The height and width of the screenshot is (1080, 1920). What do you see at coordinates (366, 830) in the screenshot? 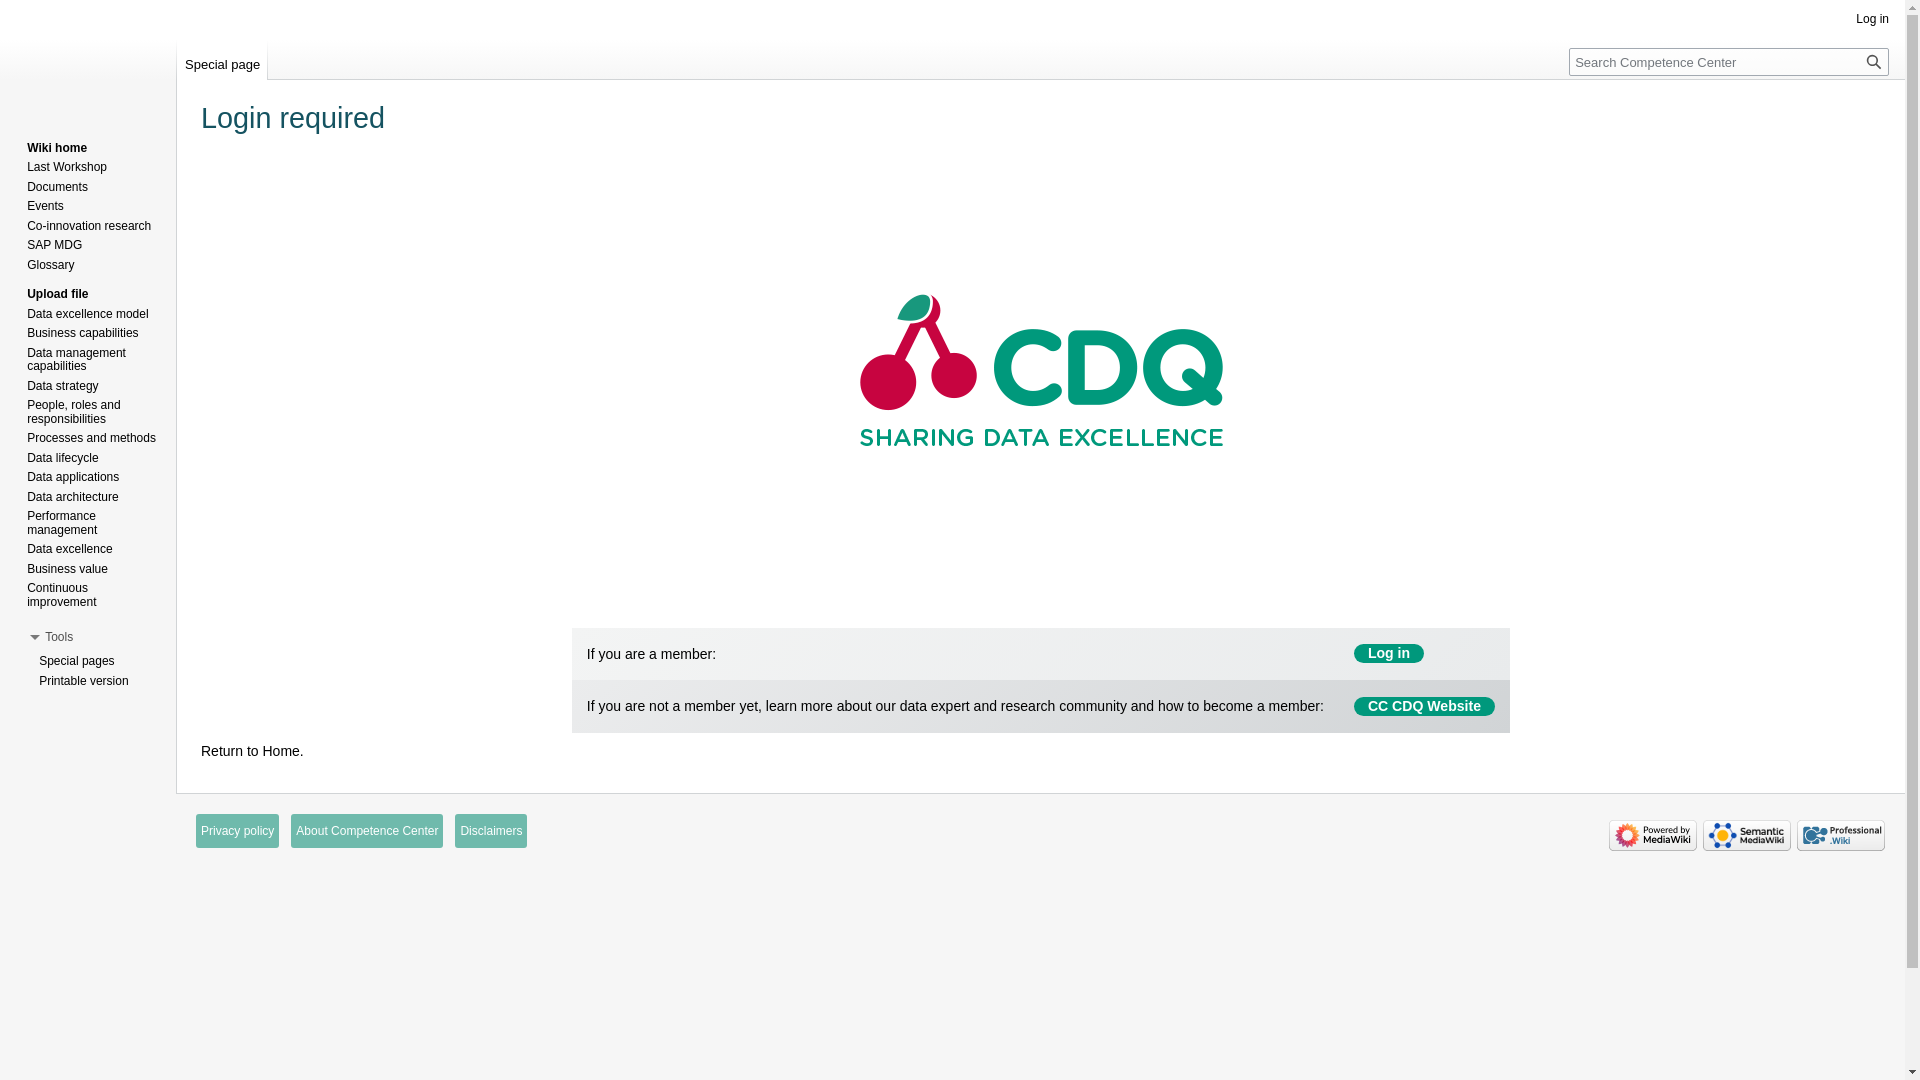
I see `'About Competence Center'` at bounding box center [366, 830].